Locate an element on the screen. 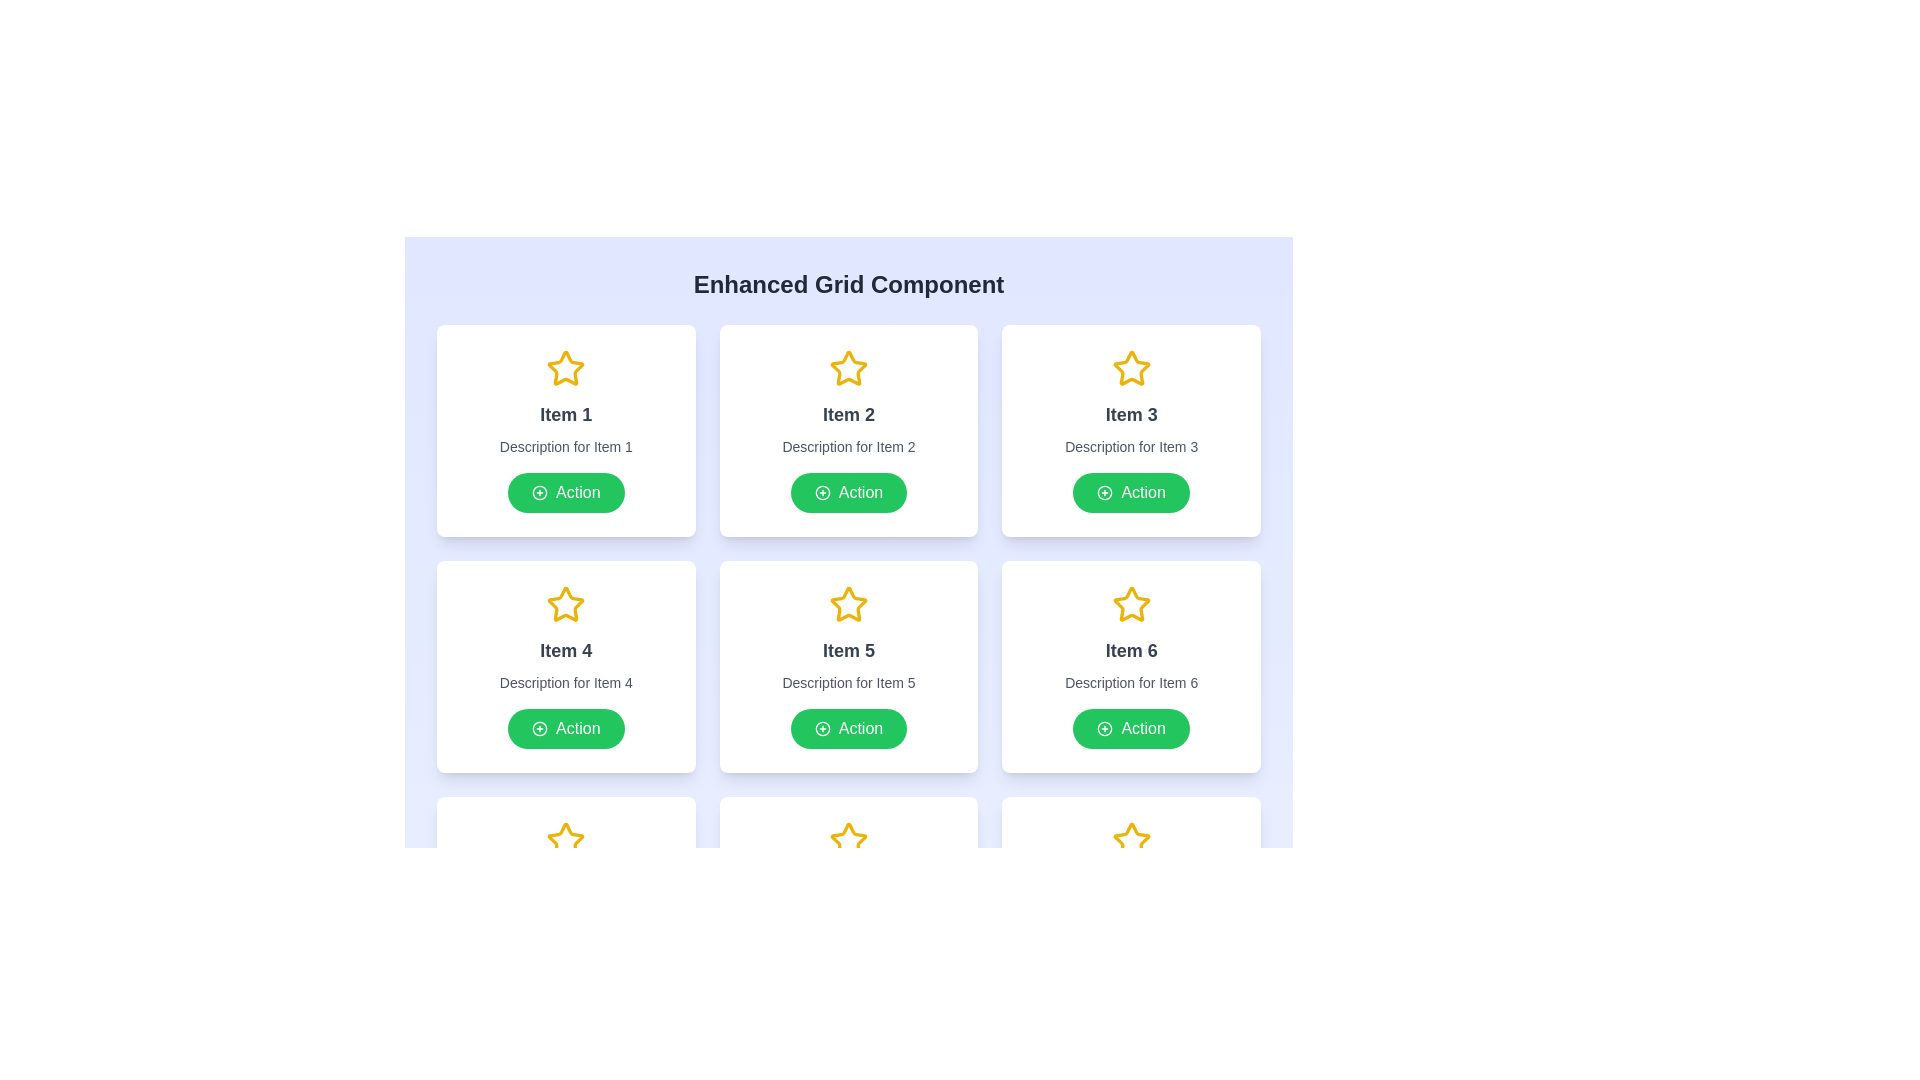 This screenshot has height=1080, width=1920. the text label that reads 'Item 5', which is centrally aligned and located below a star icon in the second row and second column of a grid is located at coordinates (849, 651).